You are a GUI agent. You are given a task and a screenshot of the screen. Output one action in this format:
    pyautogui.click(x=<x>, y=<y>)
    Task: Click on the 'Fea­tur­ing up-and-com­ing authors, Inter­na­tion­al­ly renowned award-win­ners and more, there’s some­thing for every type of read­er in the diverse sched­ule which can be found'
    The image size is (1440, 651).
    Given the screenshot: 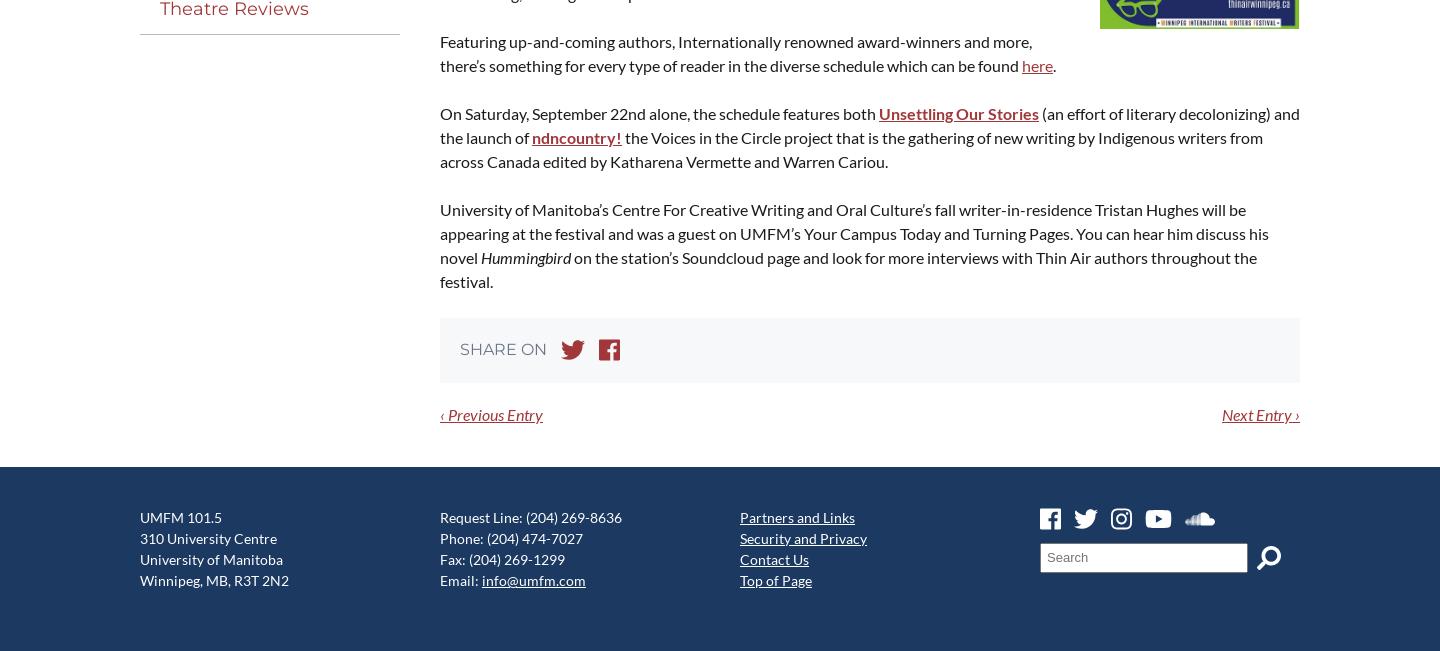 What is the action you would take?
    pyautogui.click(x=440, y=53)
    